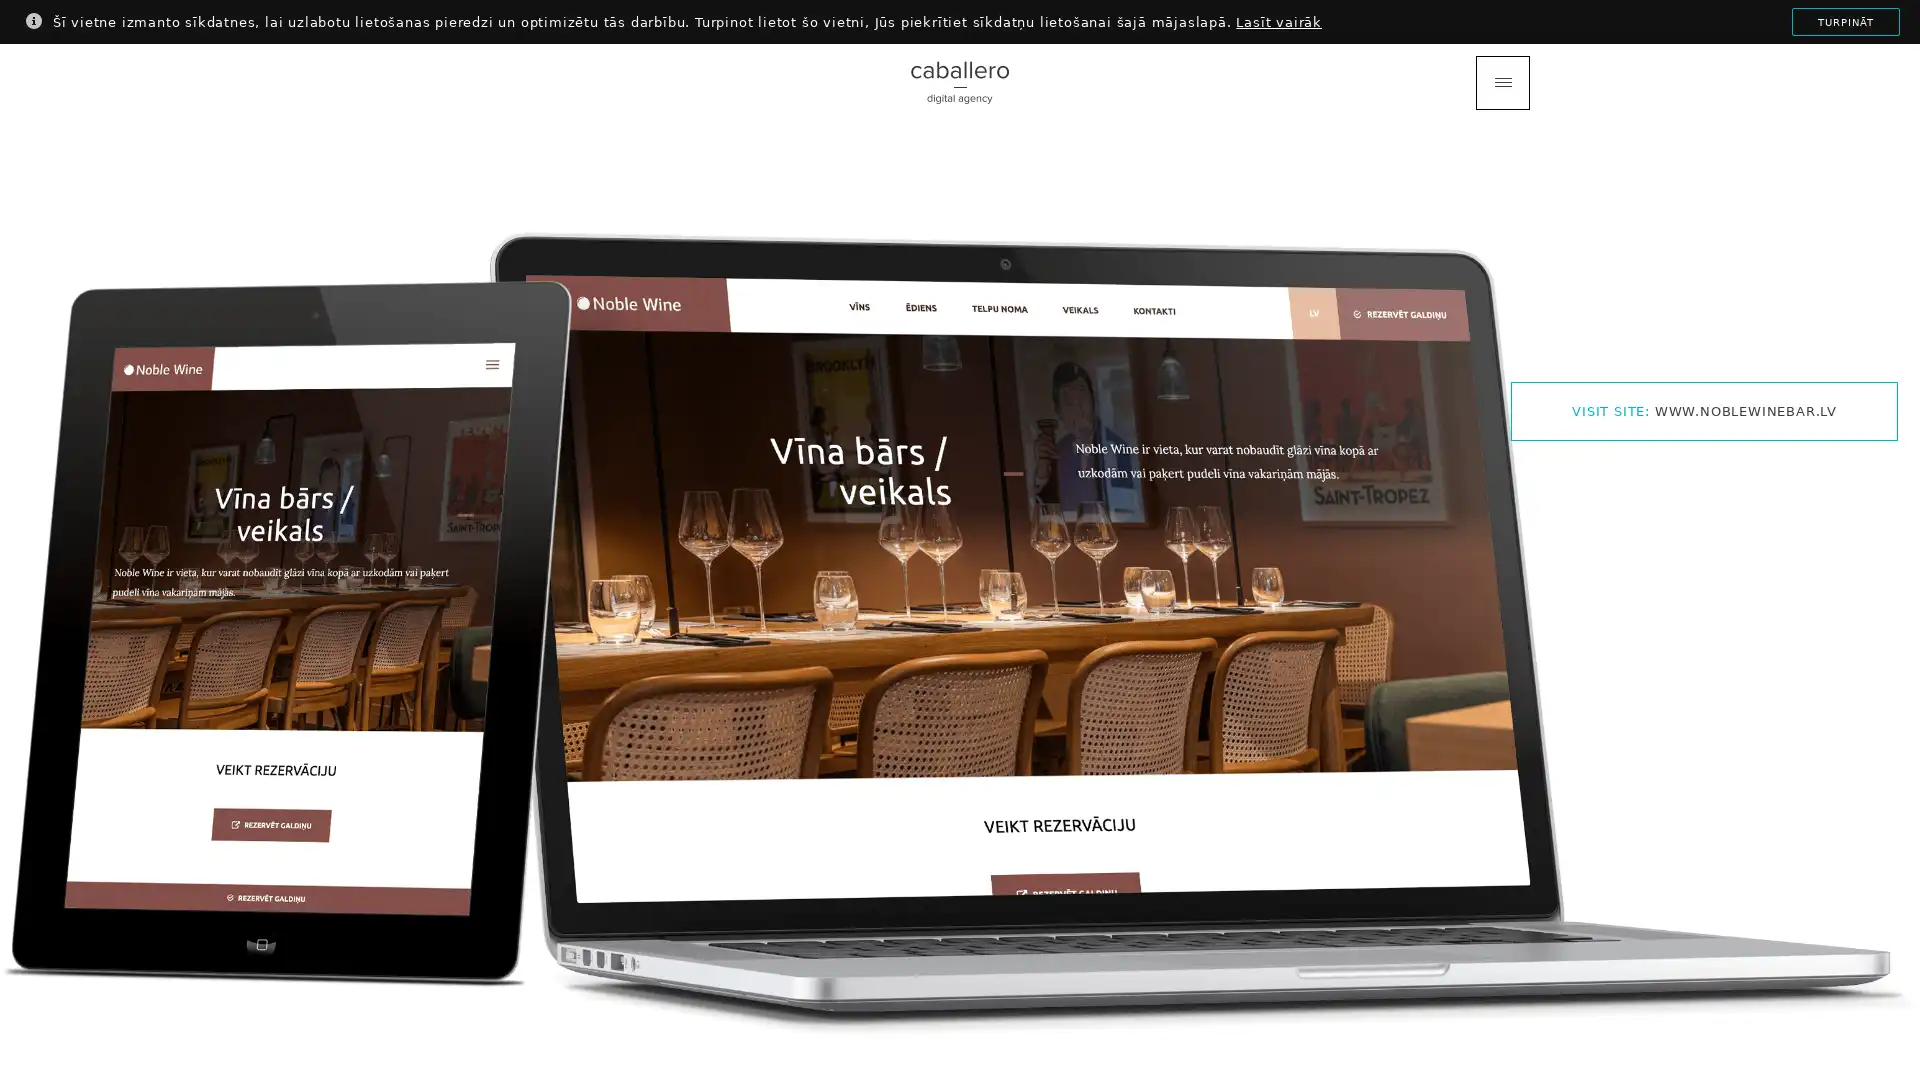  Describe the element at coordinates (1845, 22) in the screenshot. I see `TURPINAT` at that location.